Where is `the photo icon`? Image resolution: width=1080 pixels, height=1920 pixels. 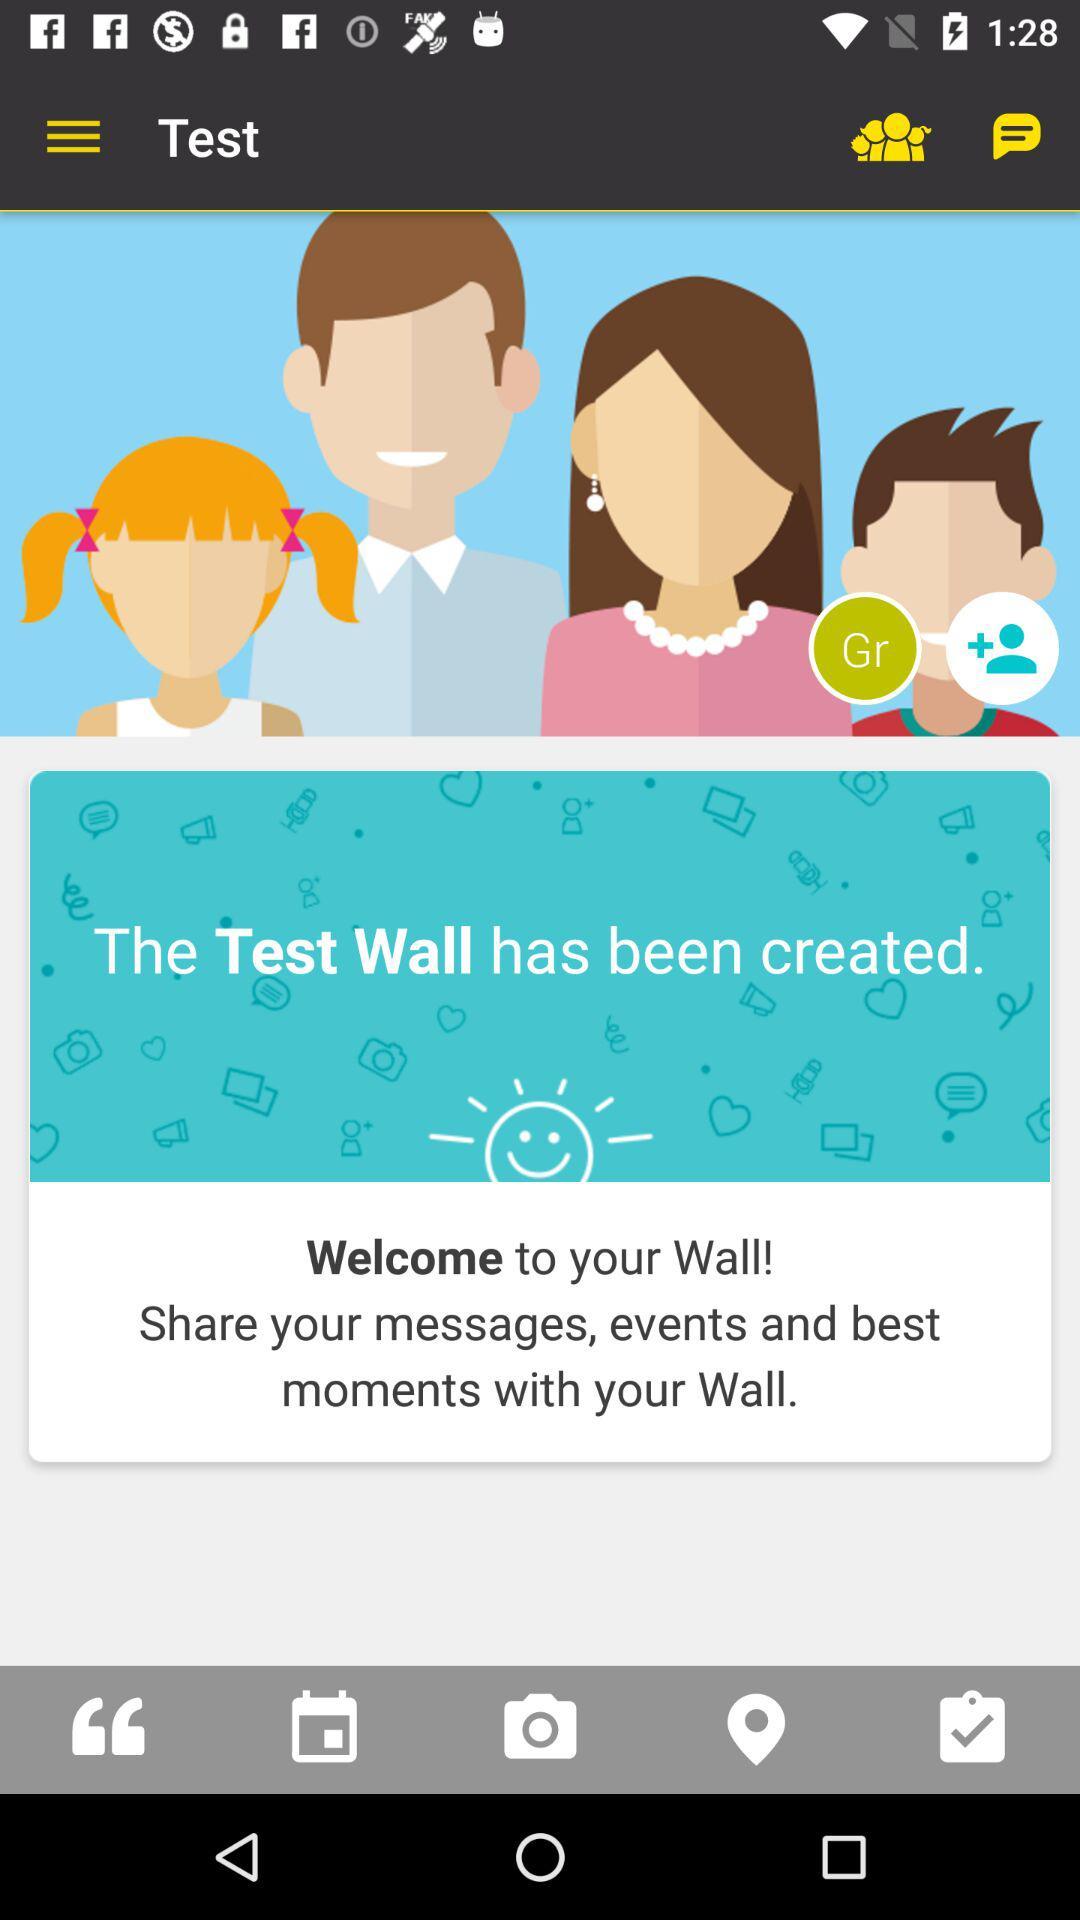 the photo icon is located at coordinates (540, 1728).